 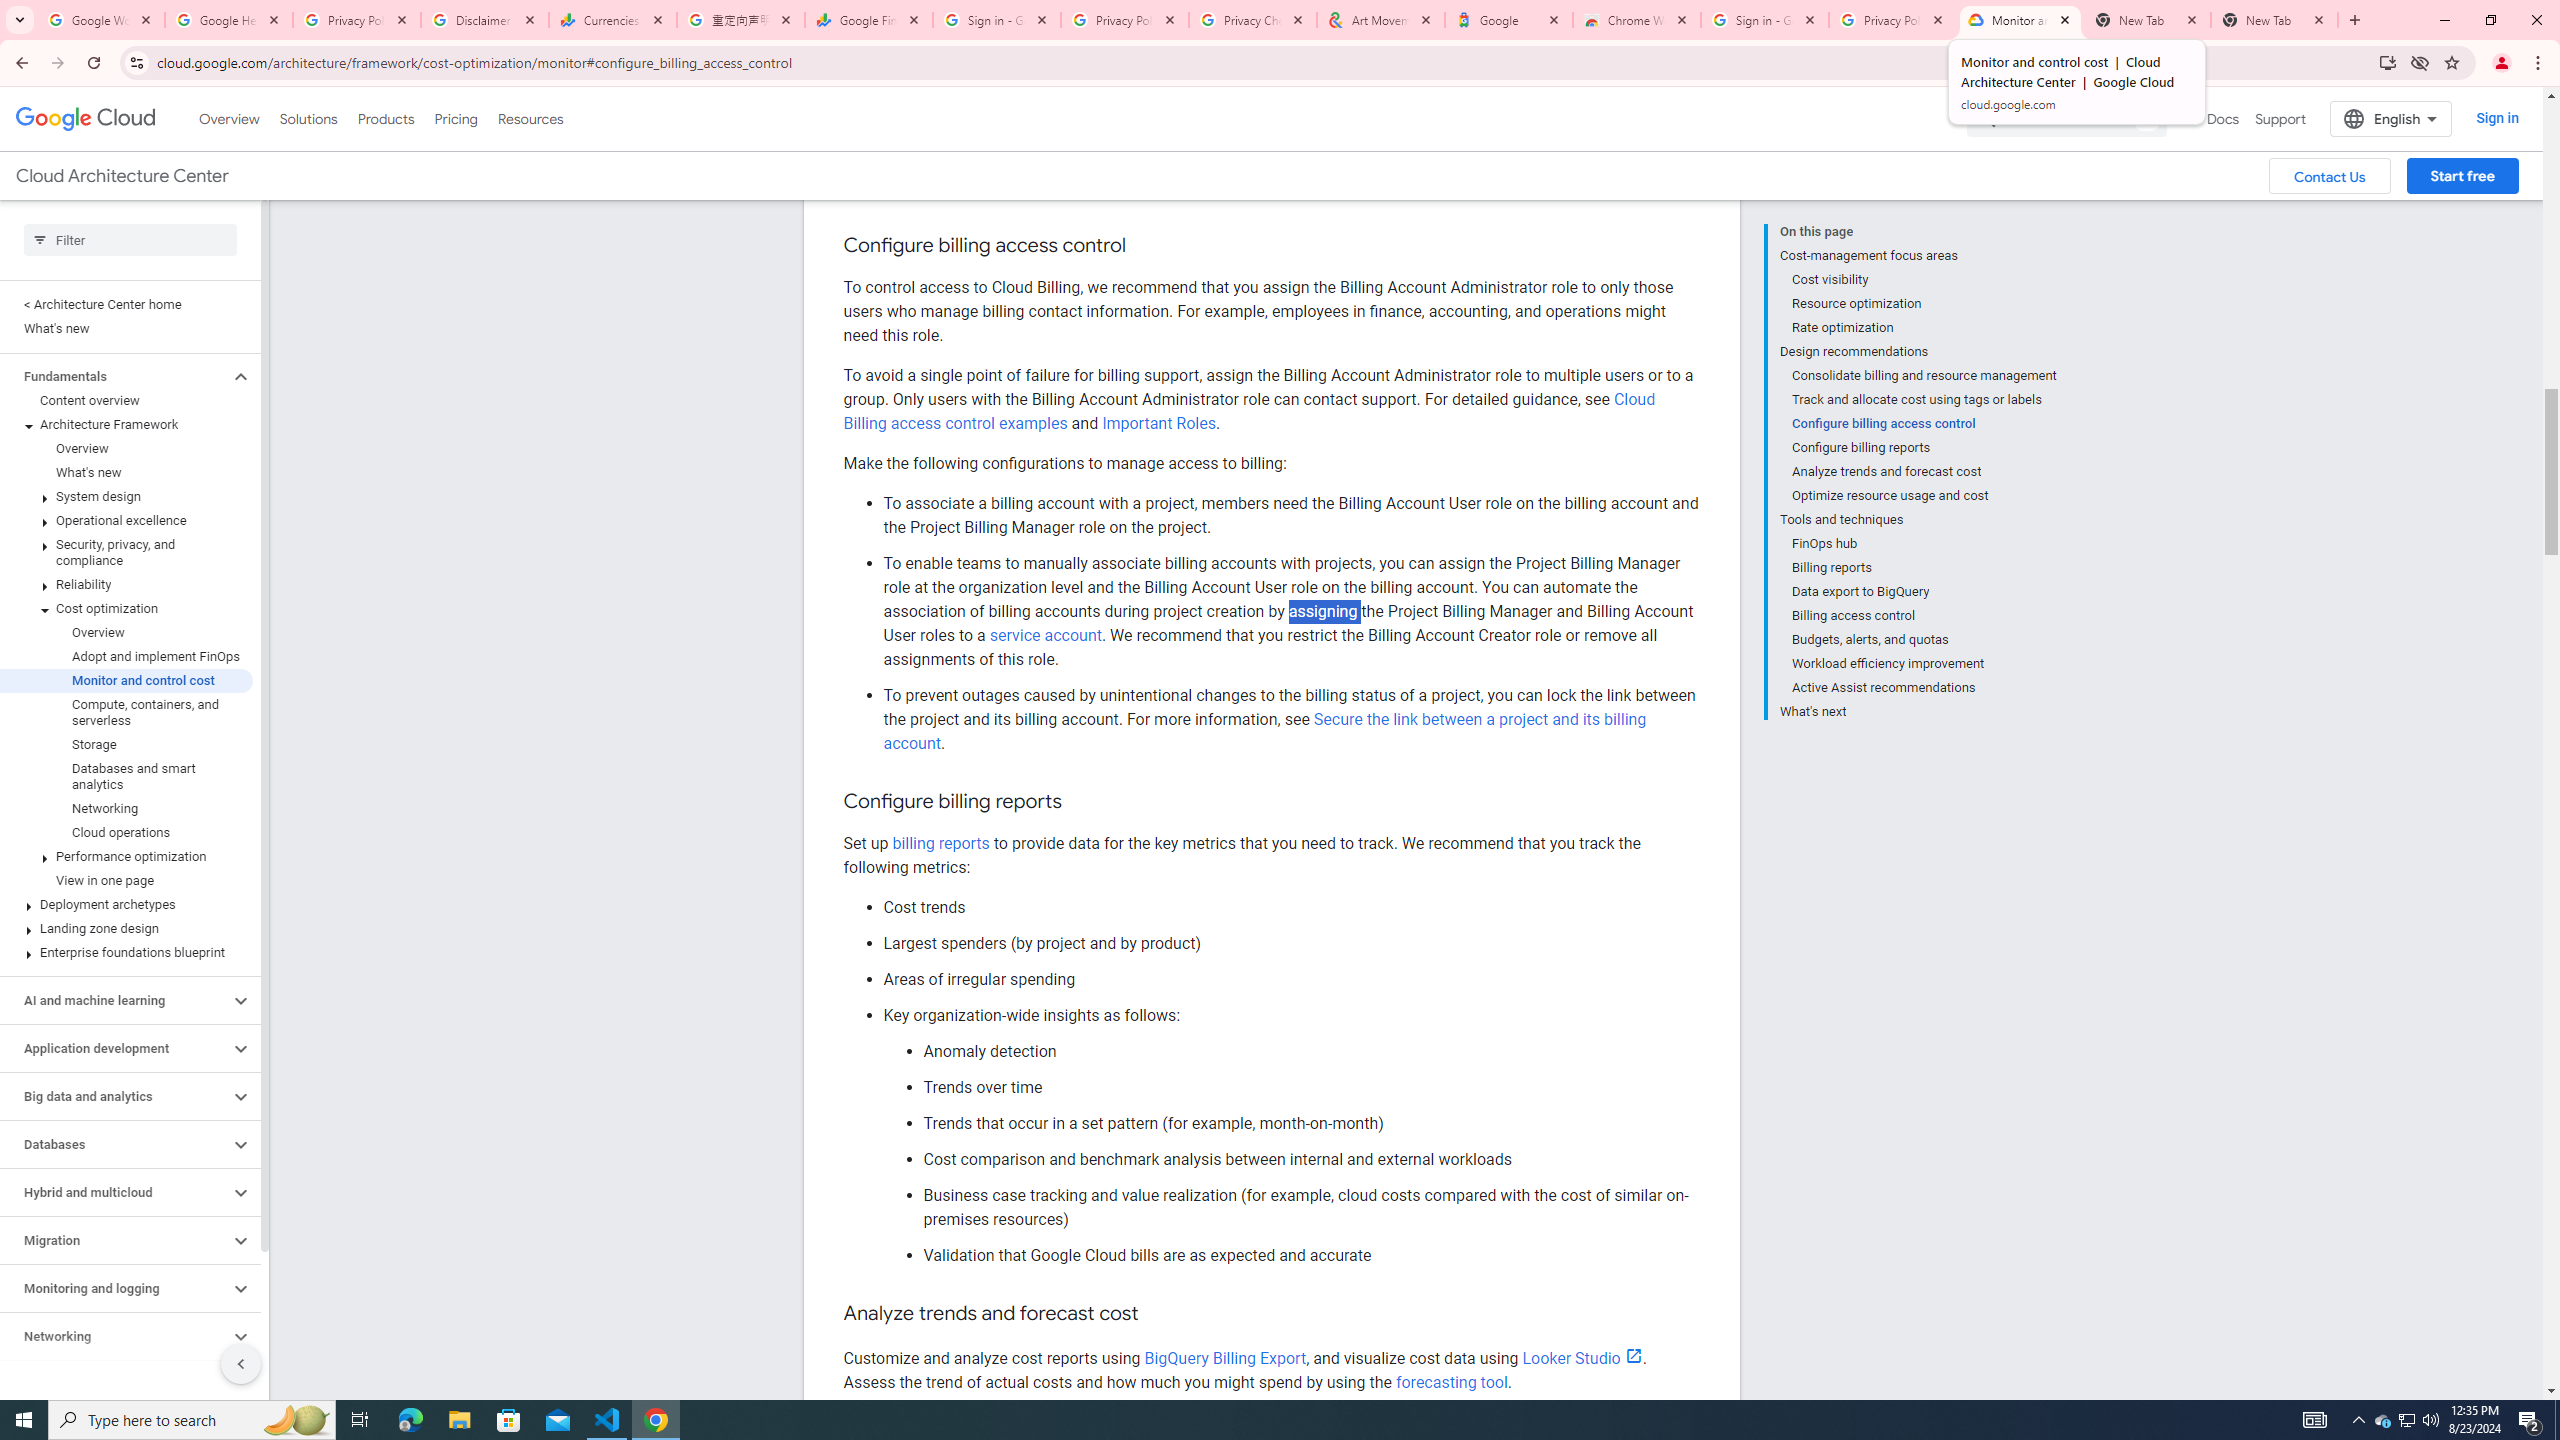 I want to click on 'New Tab', so click(x=2274, y=19).